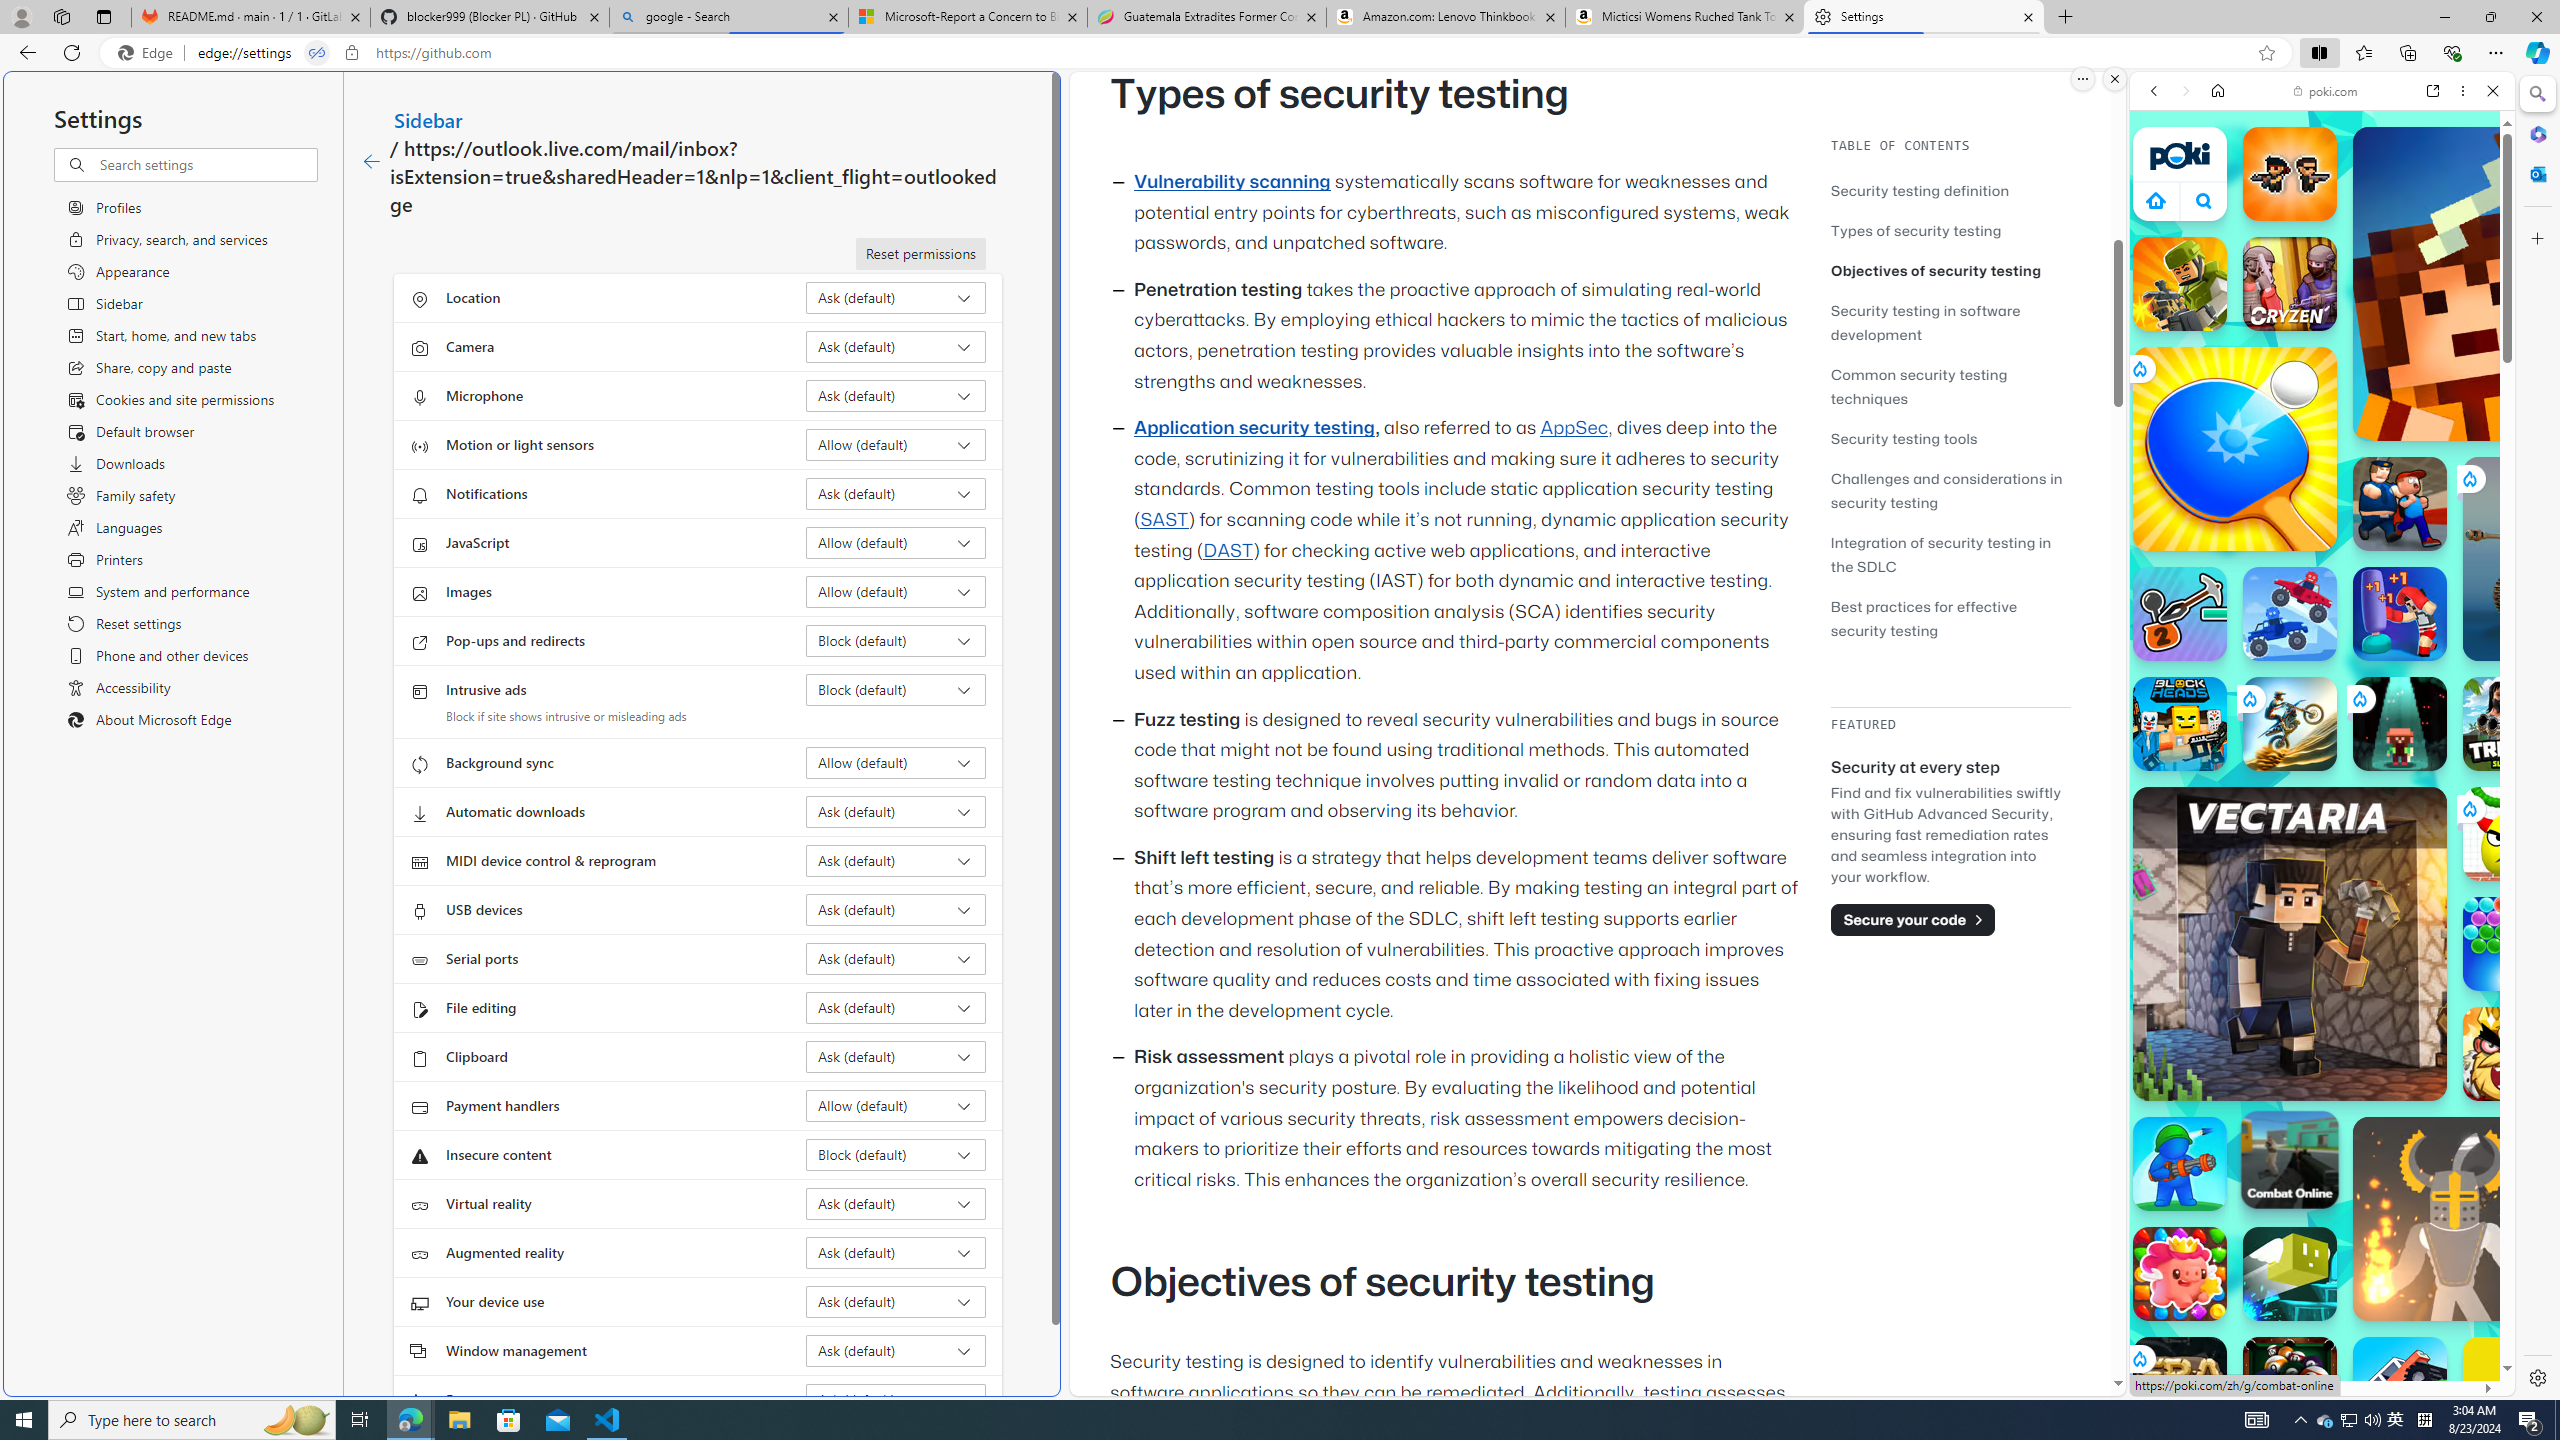  Describe the element at coordinates (2510, 723) in the screenshot. I see `'Tribals.io'` at that location.